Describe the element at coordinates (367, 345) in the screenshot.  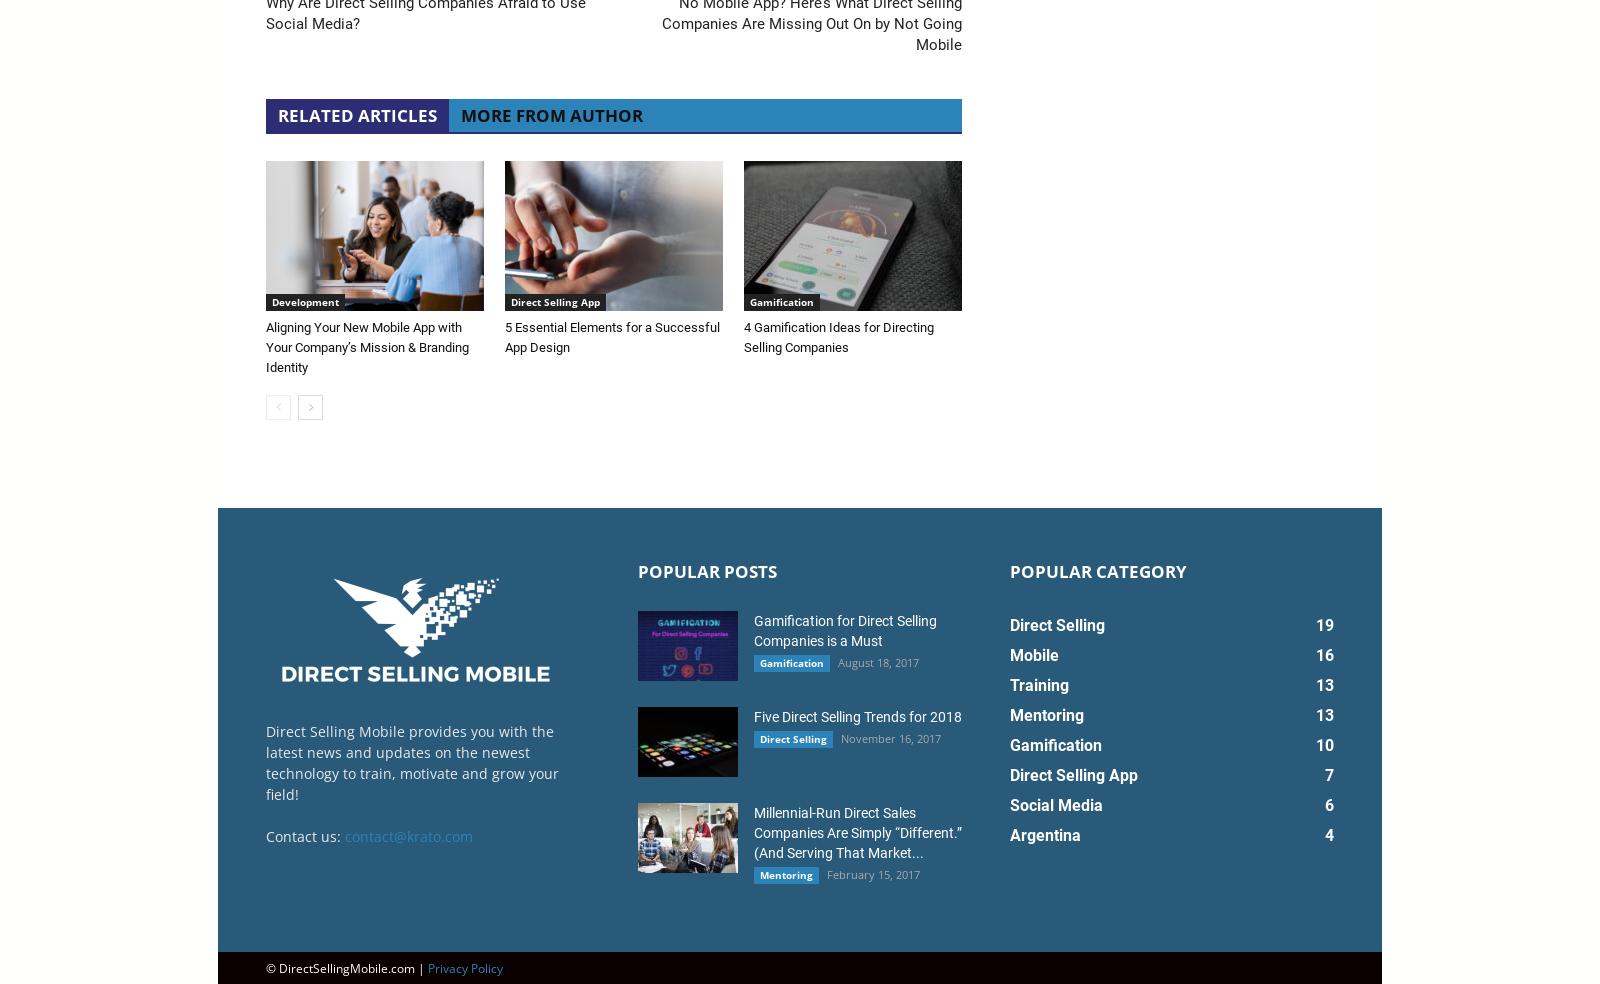
I see `'Aligning Your New Mobile App with Your Company’s Mission & Branding Identity'` at that location.